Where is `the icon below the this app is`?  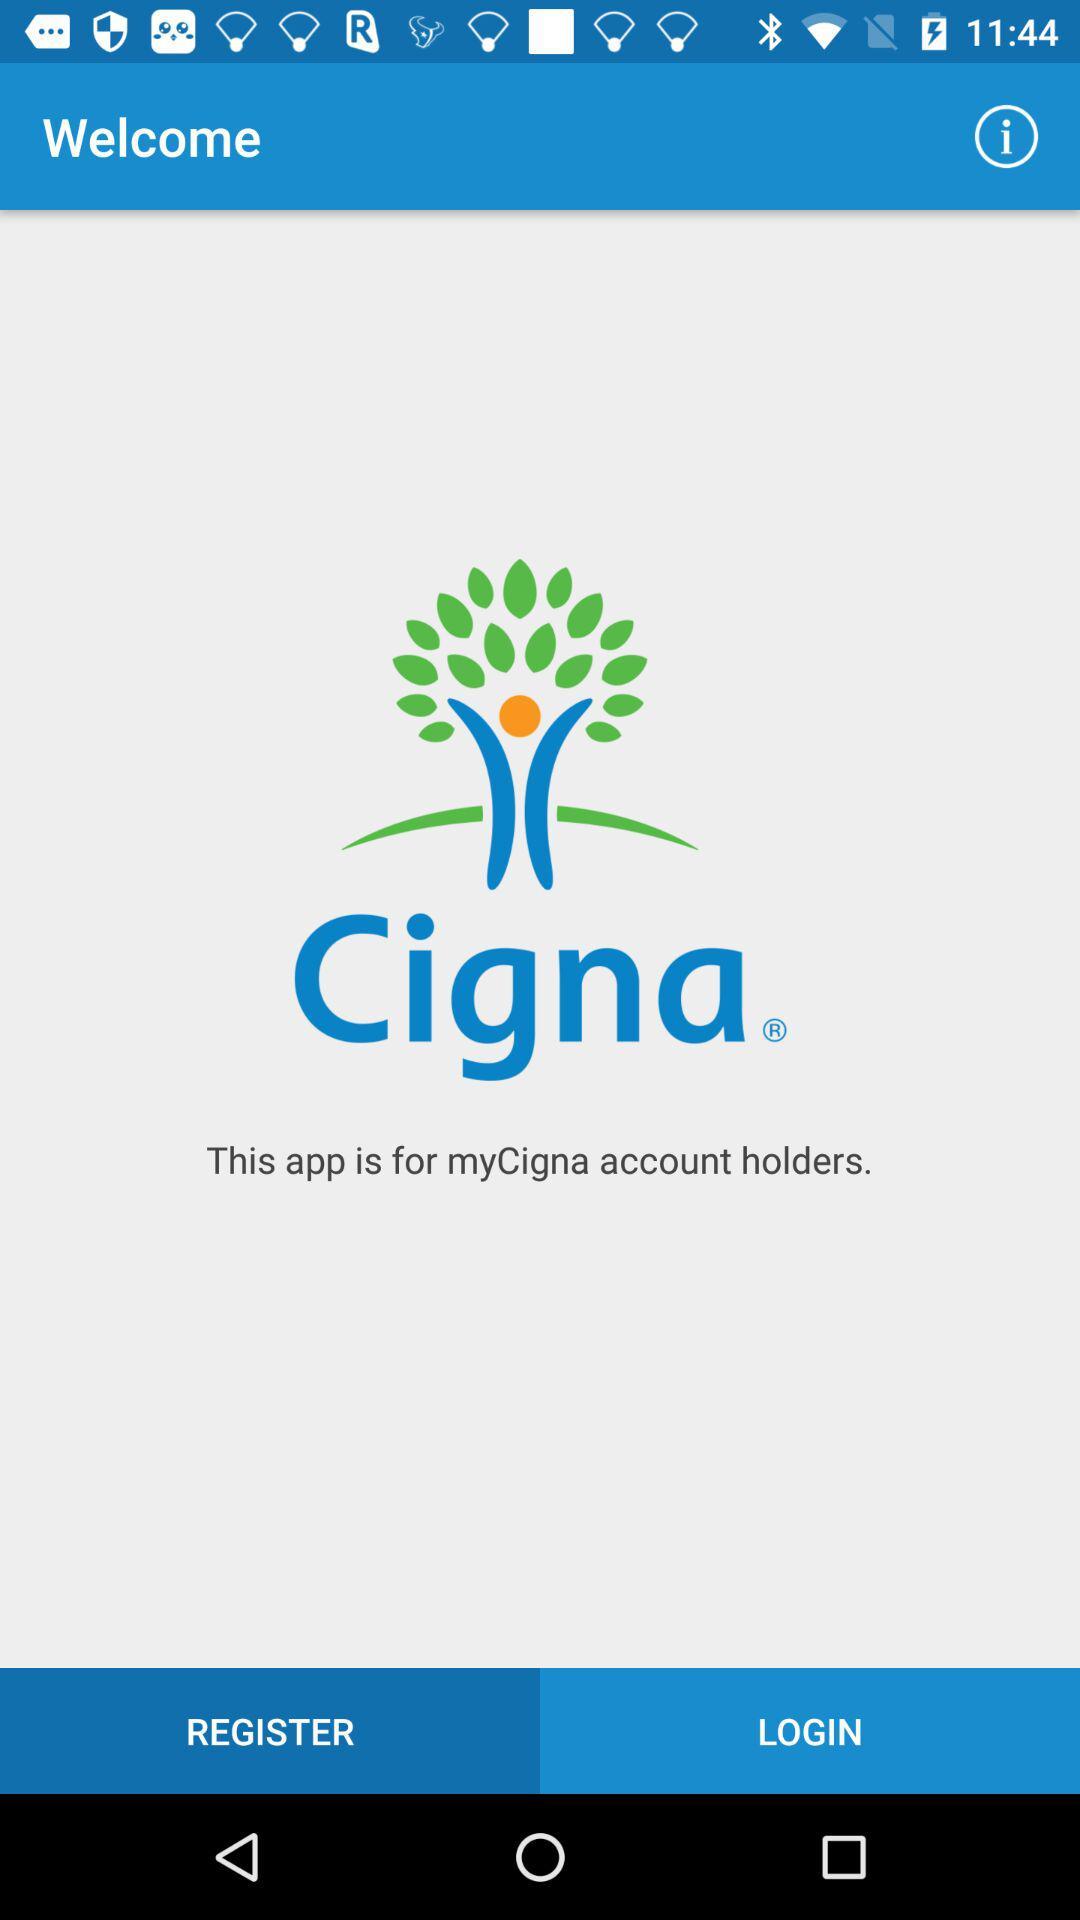
the icon below the this app is is located at coordinates (270, 1730).